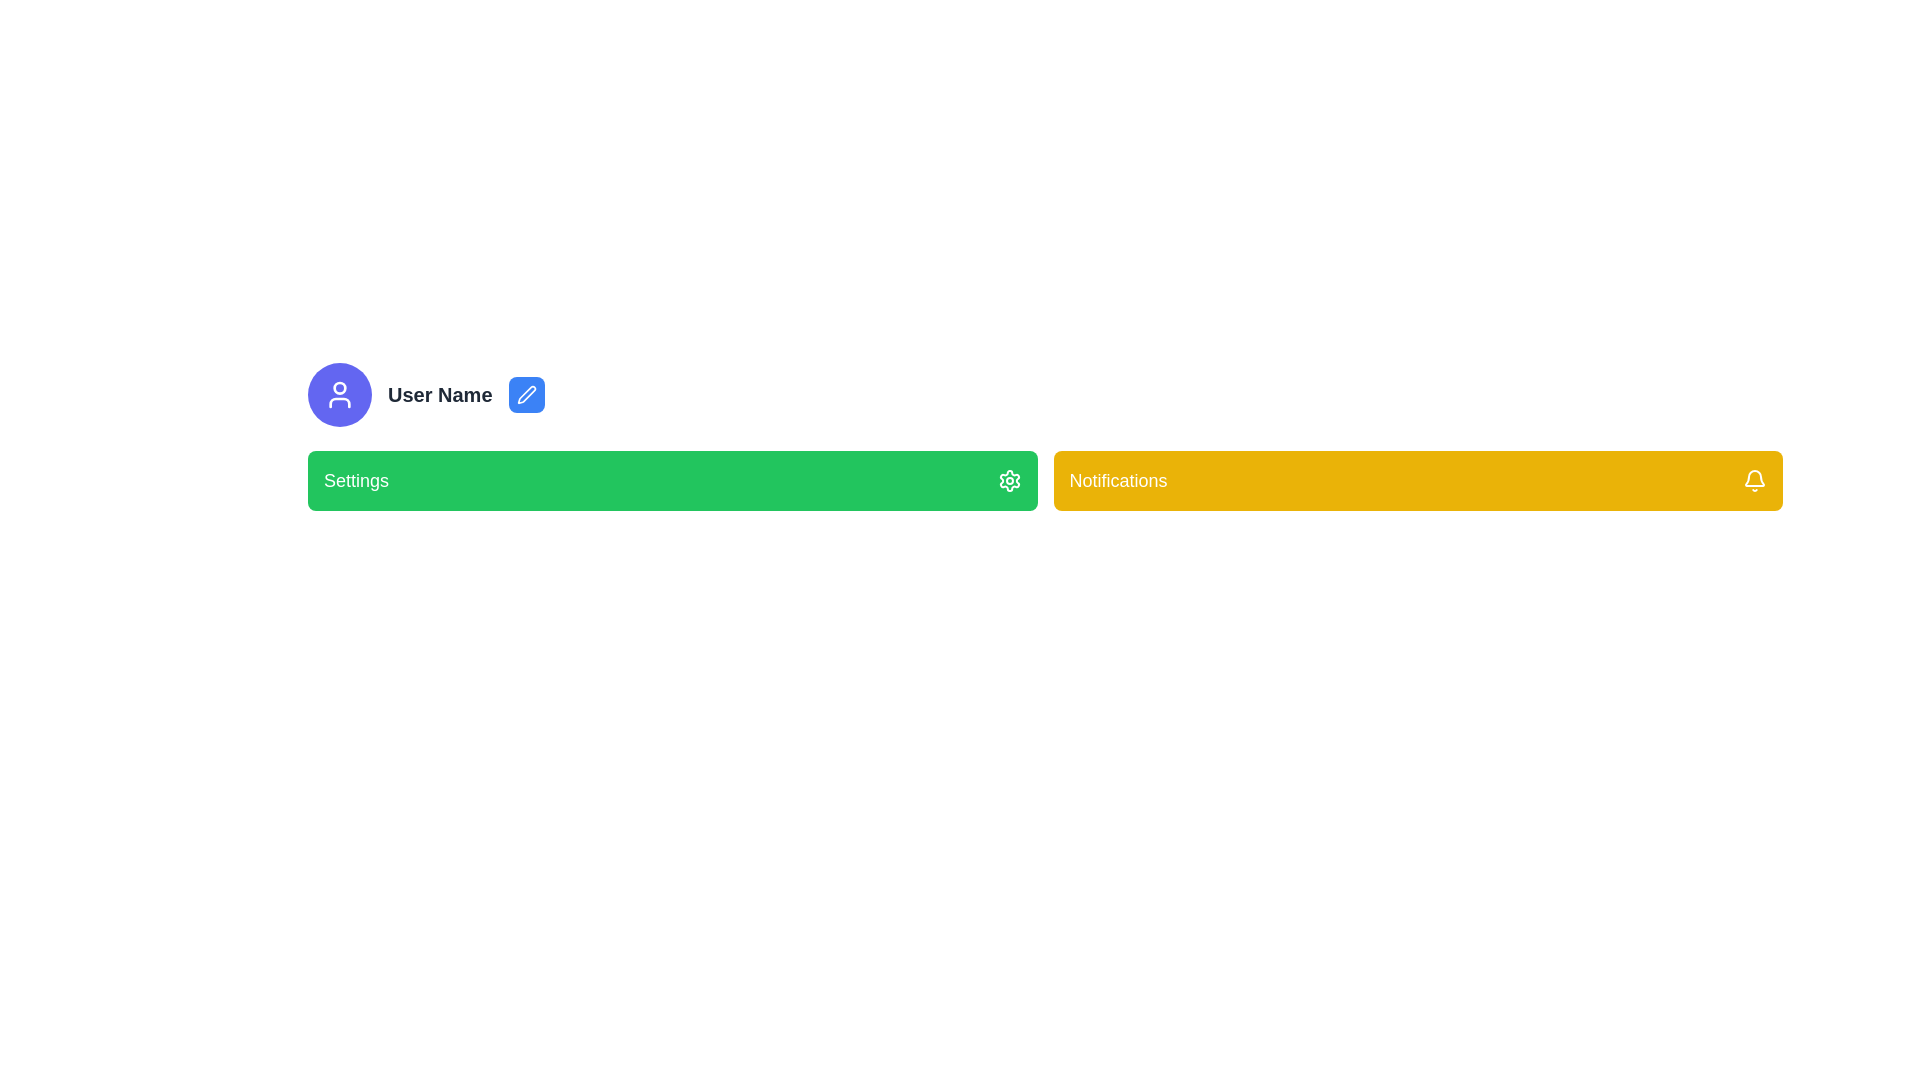 This screenshot has width=1920, height=1080. I want to click on the gear-shaped settings icon located at the far right of the green 'Settings' button, so click(1009, 481).